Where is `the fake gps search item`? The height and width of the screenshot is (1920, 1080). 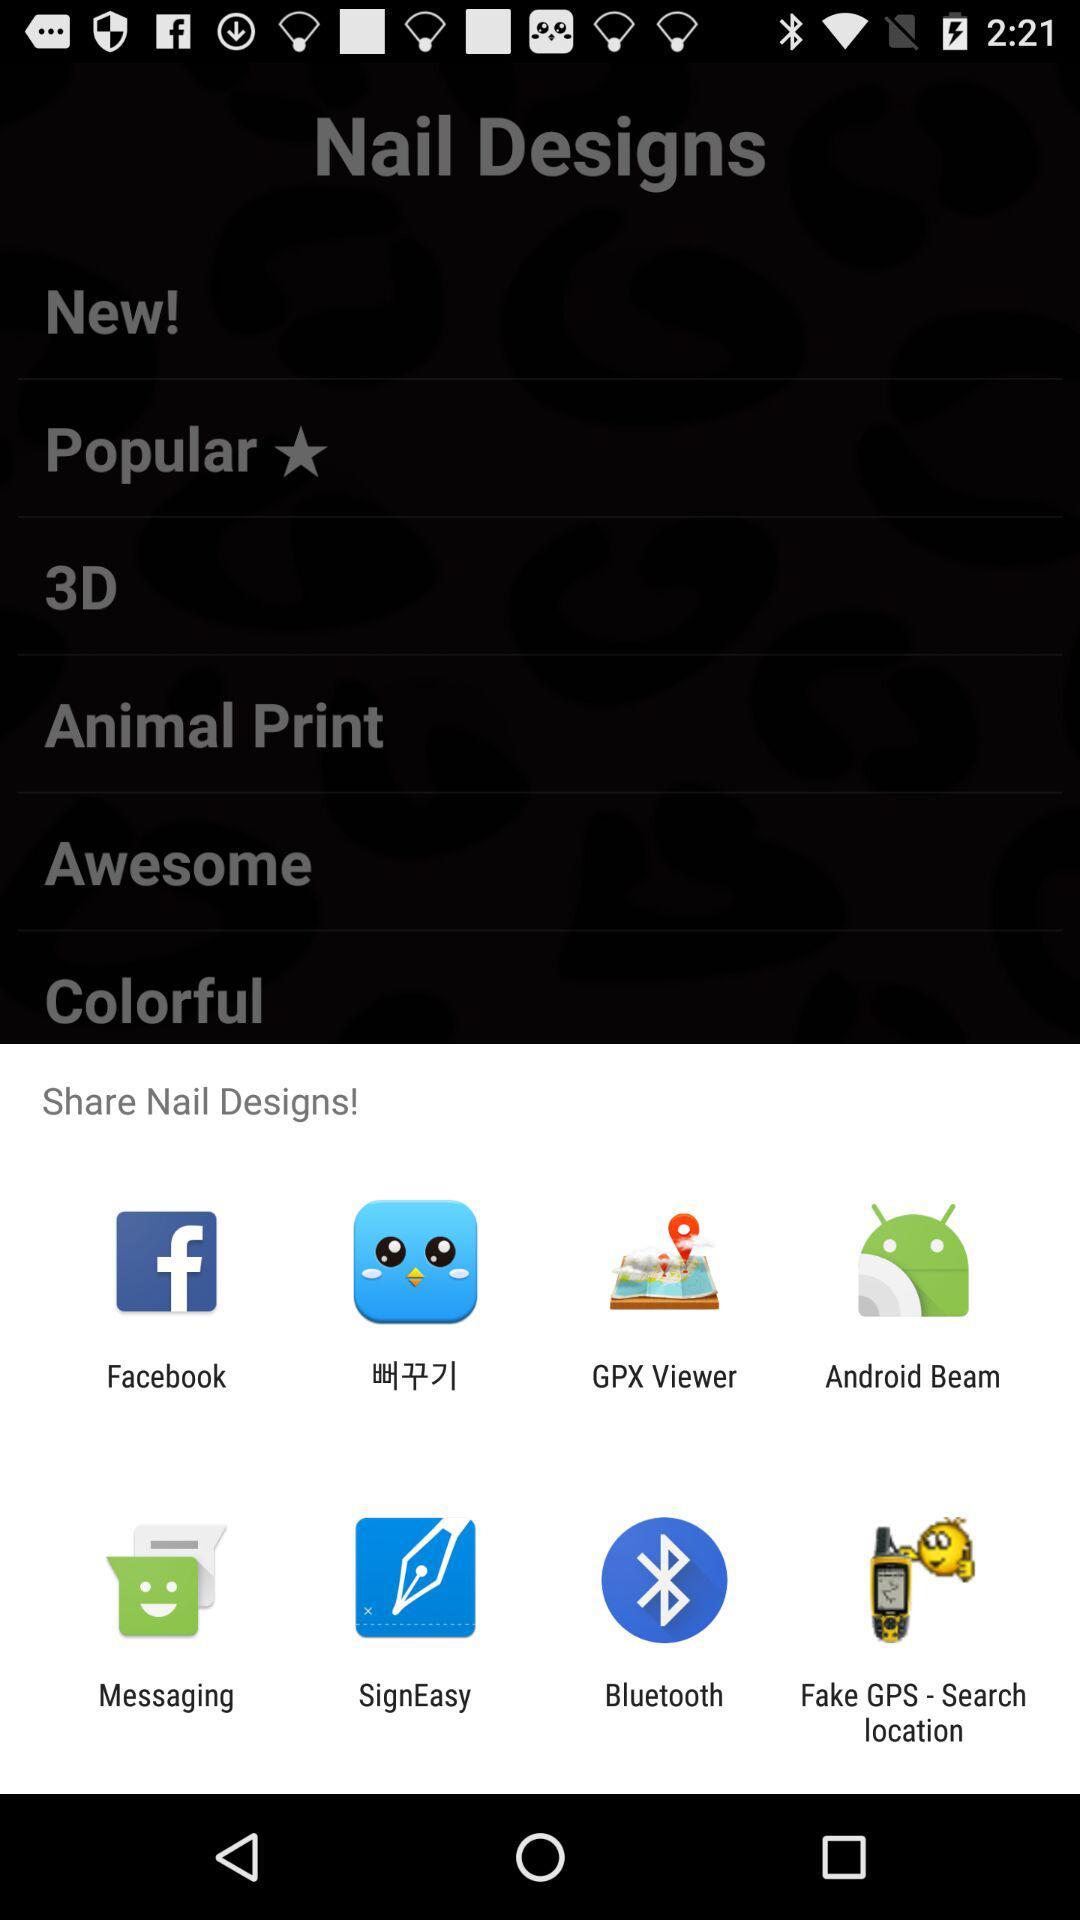
the fake gps search item is located at coordinates (913, 1711).